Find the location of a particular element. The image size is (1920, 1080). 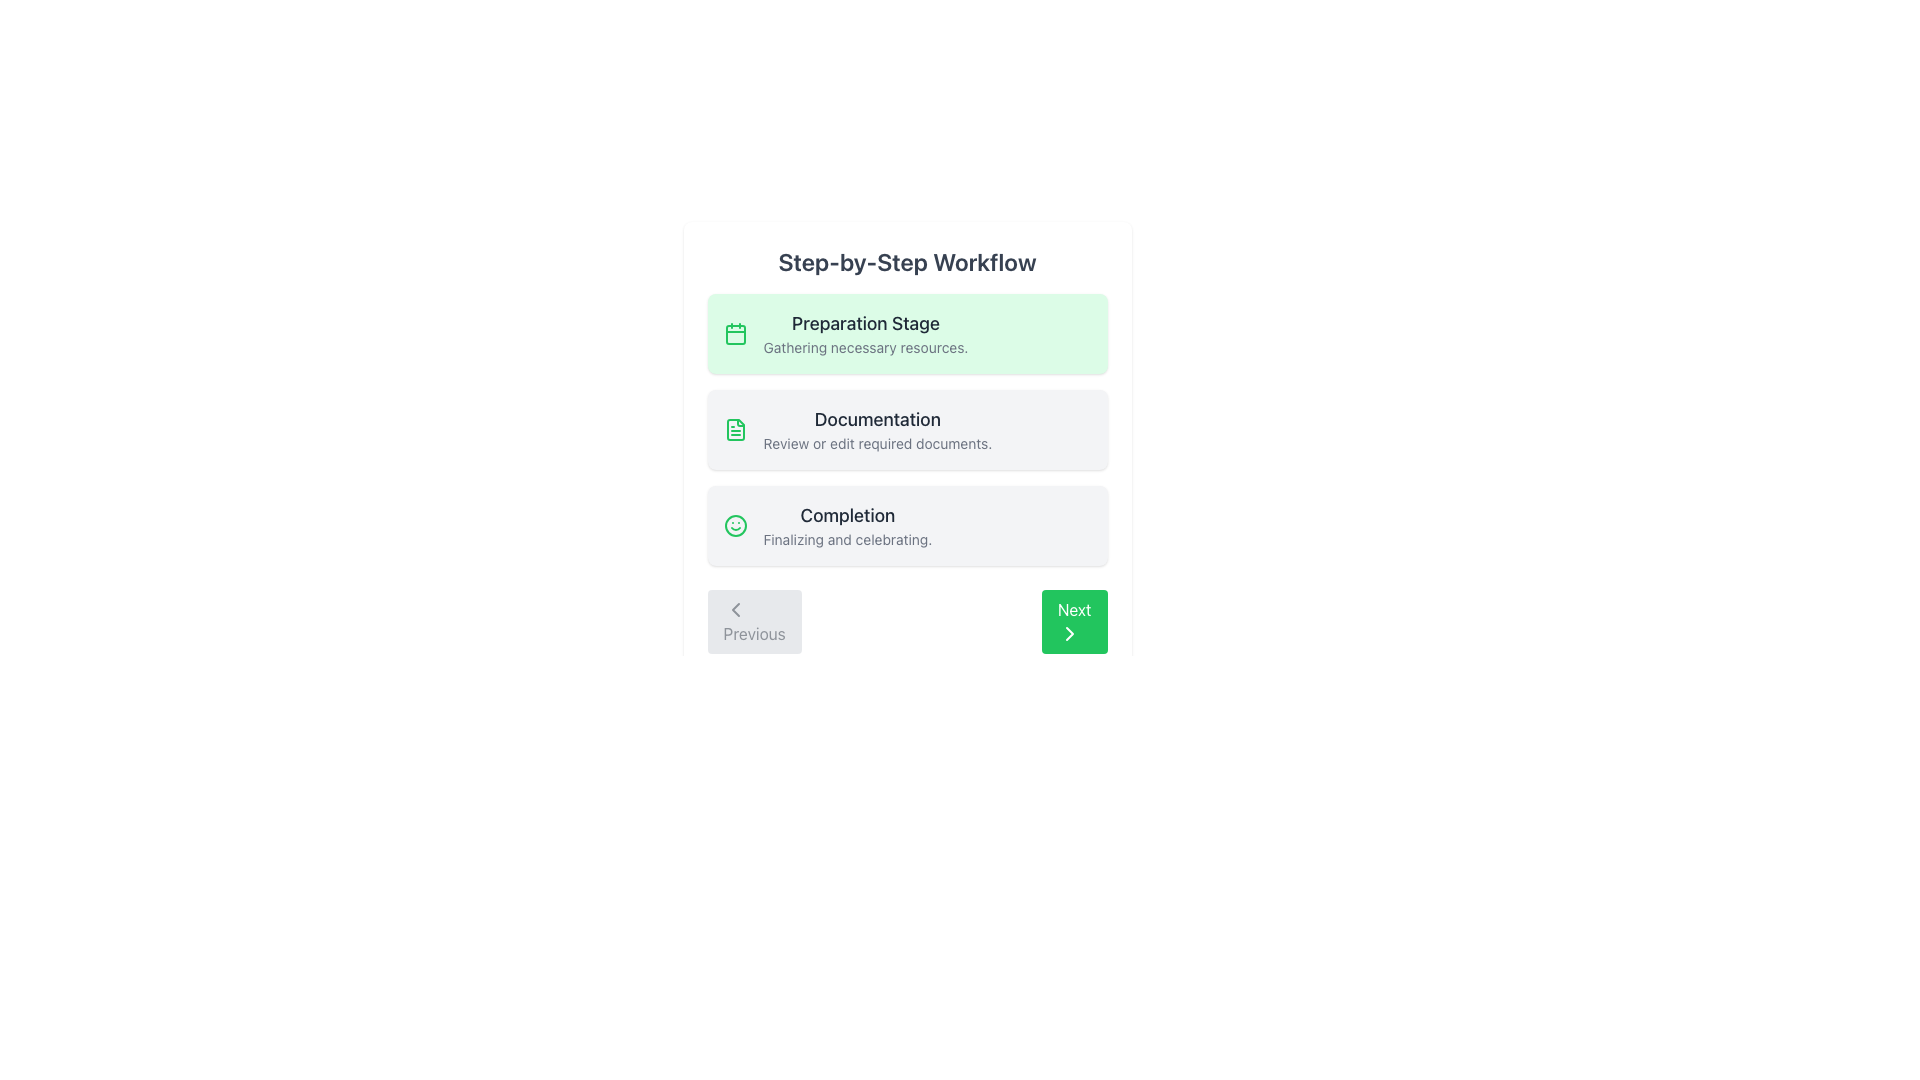

the text block labeled 'Completion' that contains the lines 'Completion' and 'Finalizing and celebrating.' in the Step-by-Step Workflow interface is located at coordinates (847, 524).